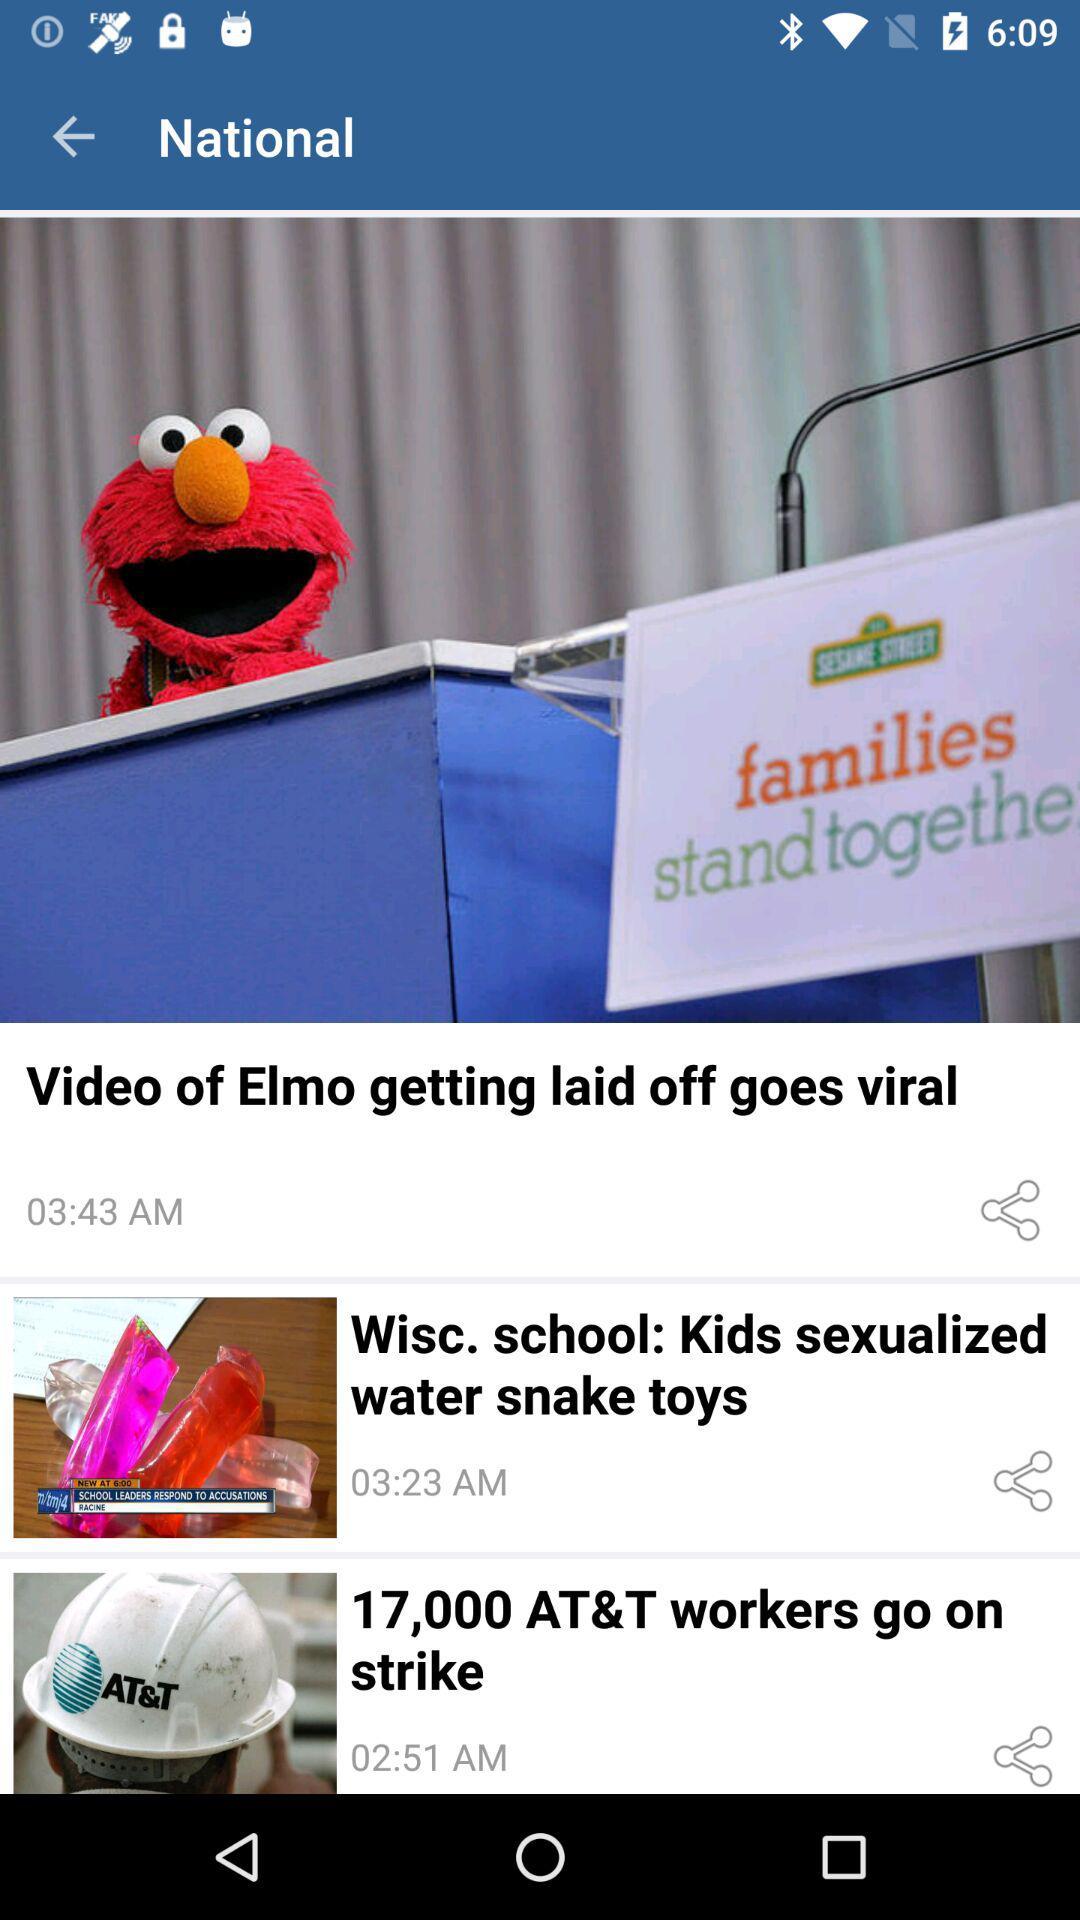  I want to click on video, so click(174, 1416).